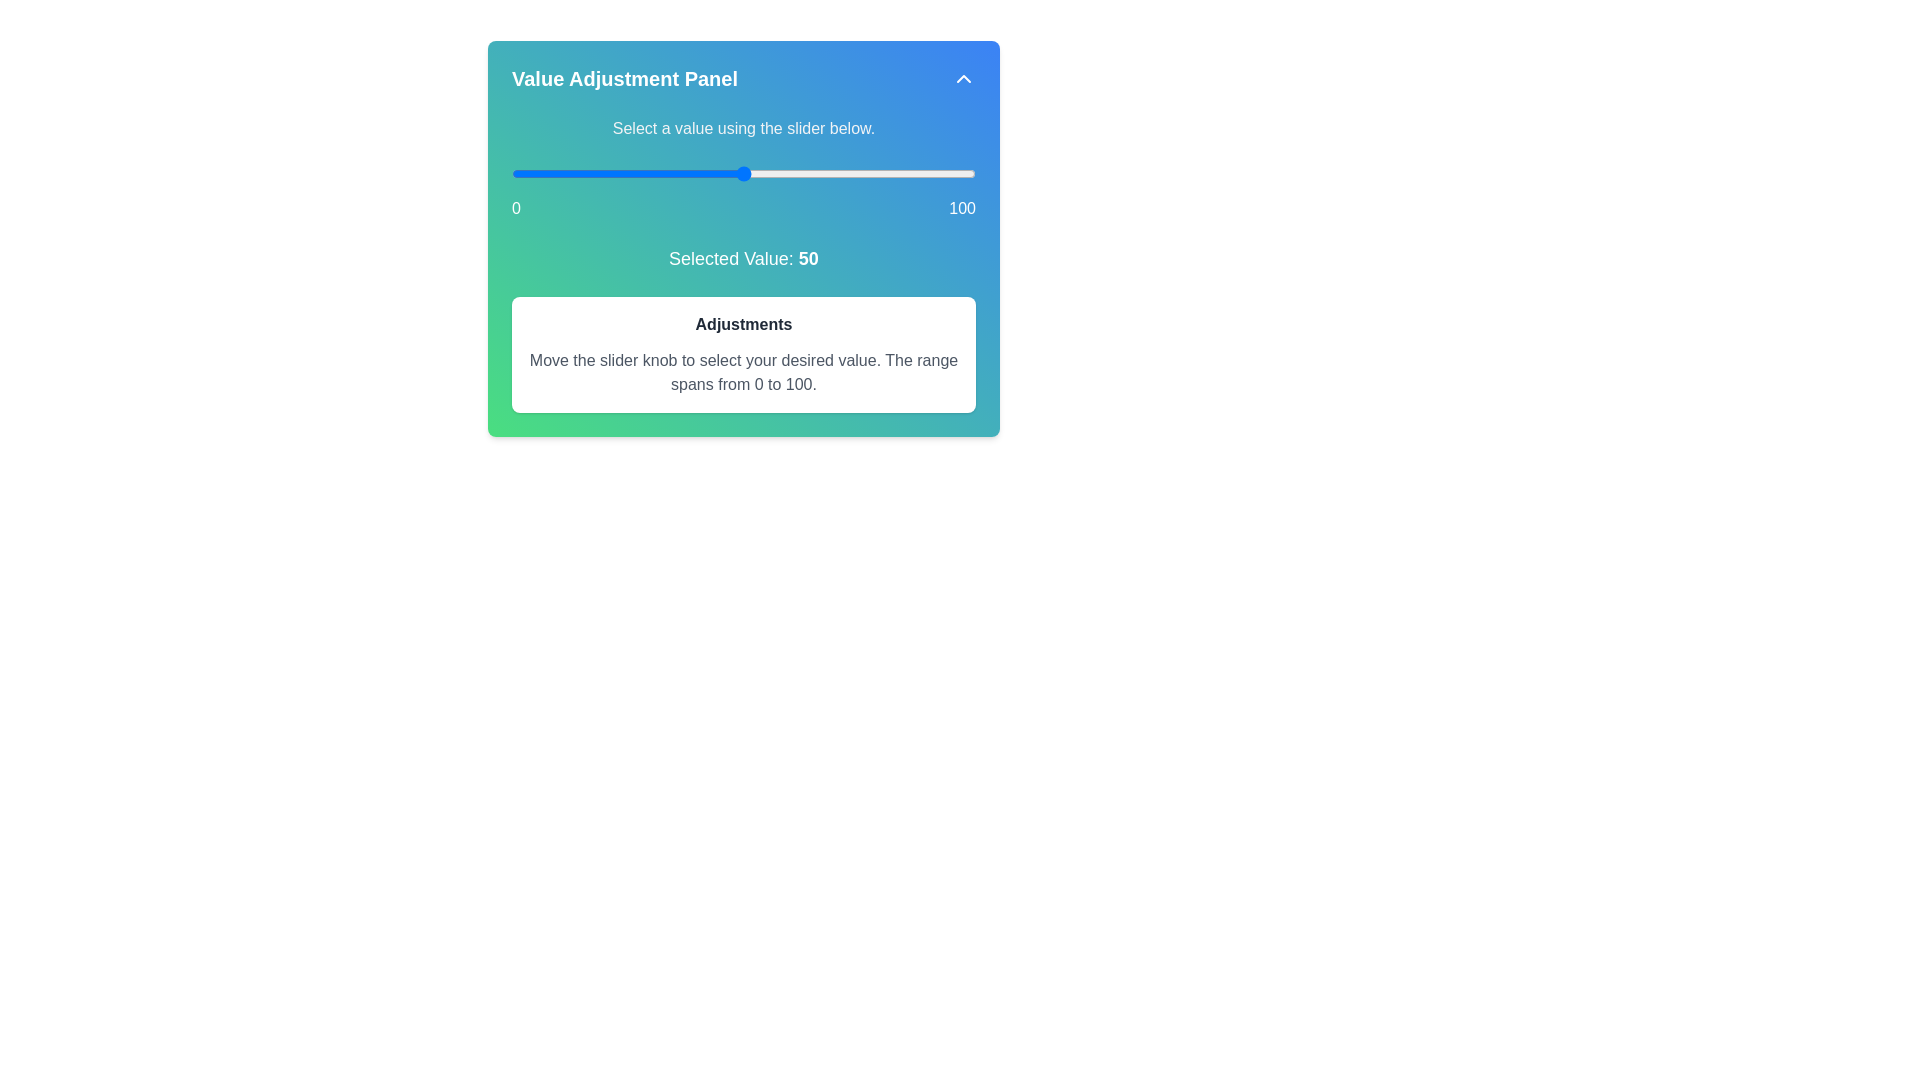 The image size is (1920, 1080). I want to click on the bold, dark gray header text labeled 'Adjustments' located at the top of a white rounded rectangular card, so click(743, 323).